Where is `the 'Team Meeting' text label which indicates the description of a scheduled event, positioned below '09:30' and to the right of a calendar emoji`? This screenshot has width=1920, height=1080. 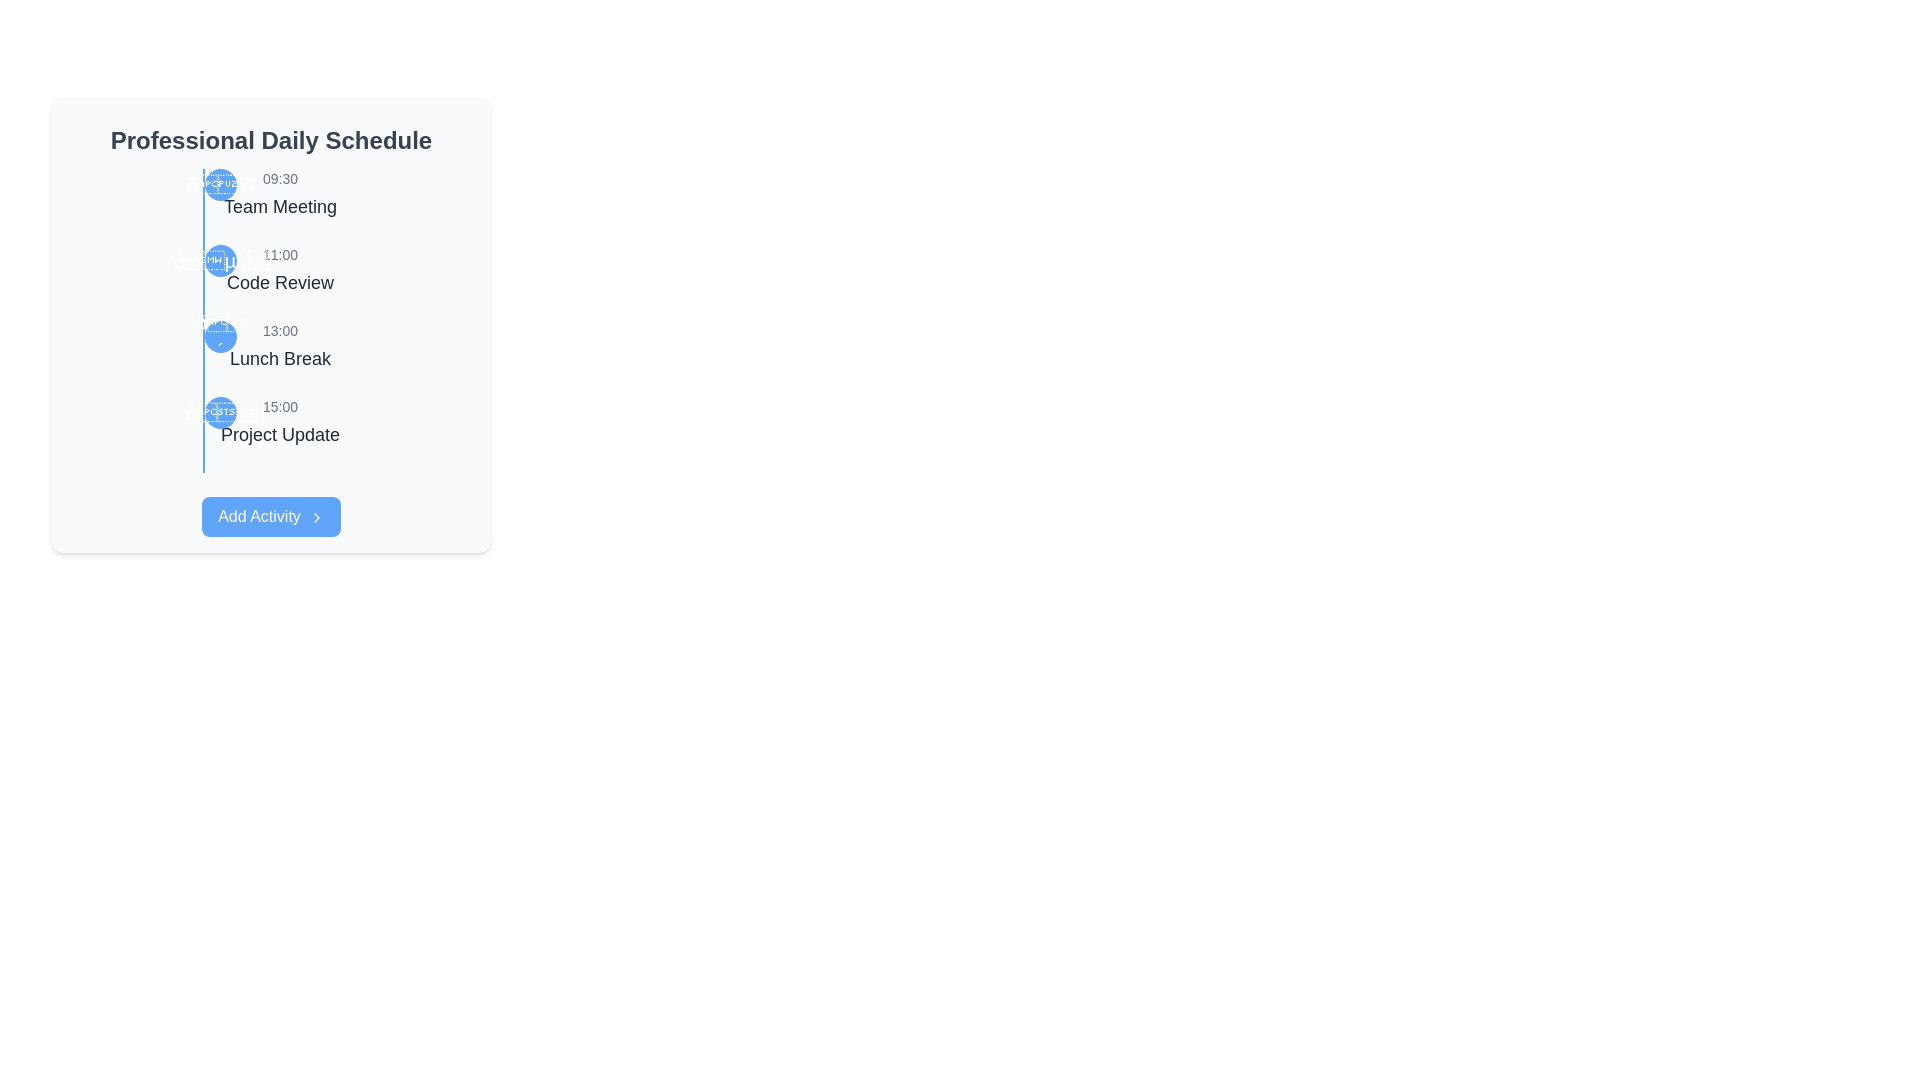 the 'Team Meeting' text label which indicates the description of a scheduled event, positioned below '09:30' and to the right of a calendar emoji is located at coordinates (279, 207).